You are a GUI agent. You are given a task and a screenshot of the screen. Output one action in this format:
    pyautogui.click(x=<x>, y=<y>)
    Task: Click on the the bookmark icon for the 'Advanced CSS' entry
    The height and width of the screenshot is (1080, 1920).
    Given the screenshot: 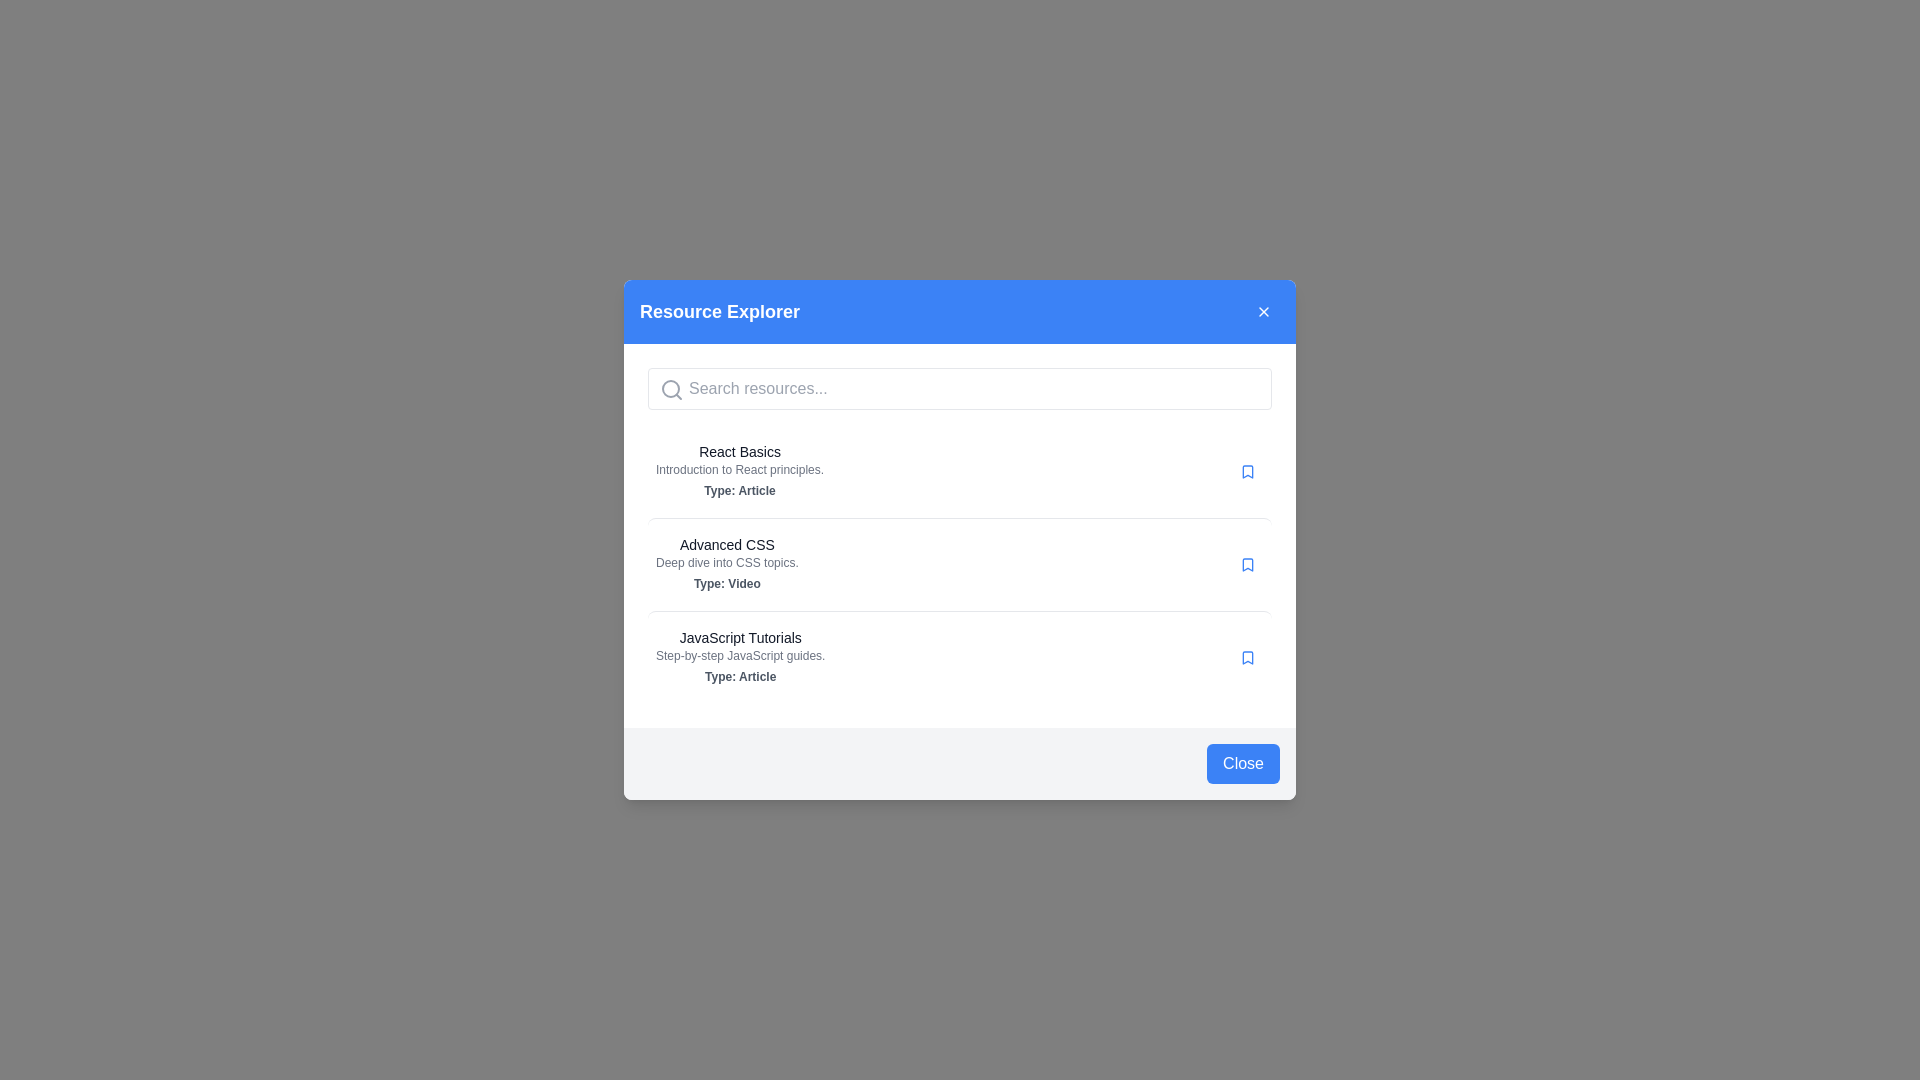 What is the action you would take?
    pyautogui.click(x=1247, y=564)
    